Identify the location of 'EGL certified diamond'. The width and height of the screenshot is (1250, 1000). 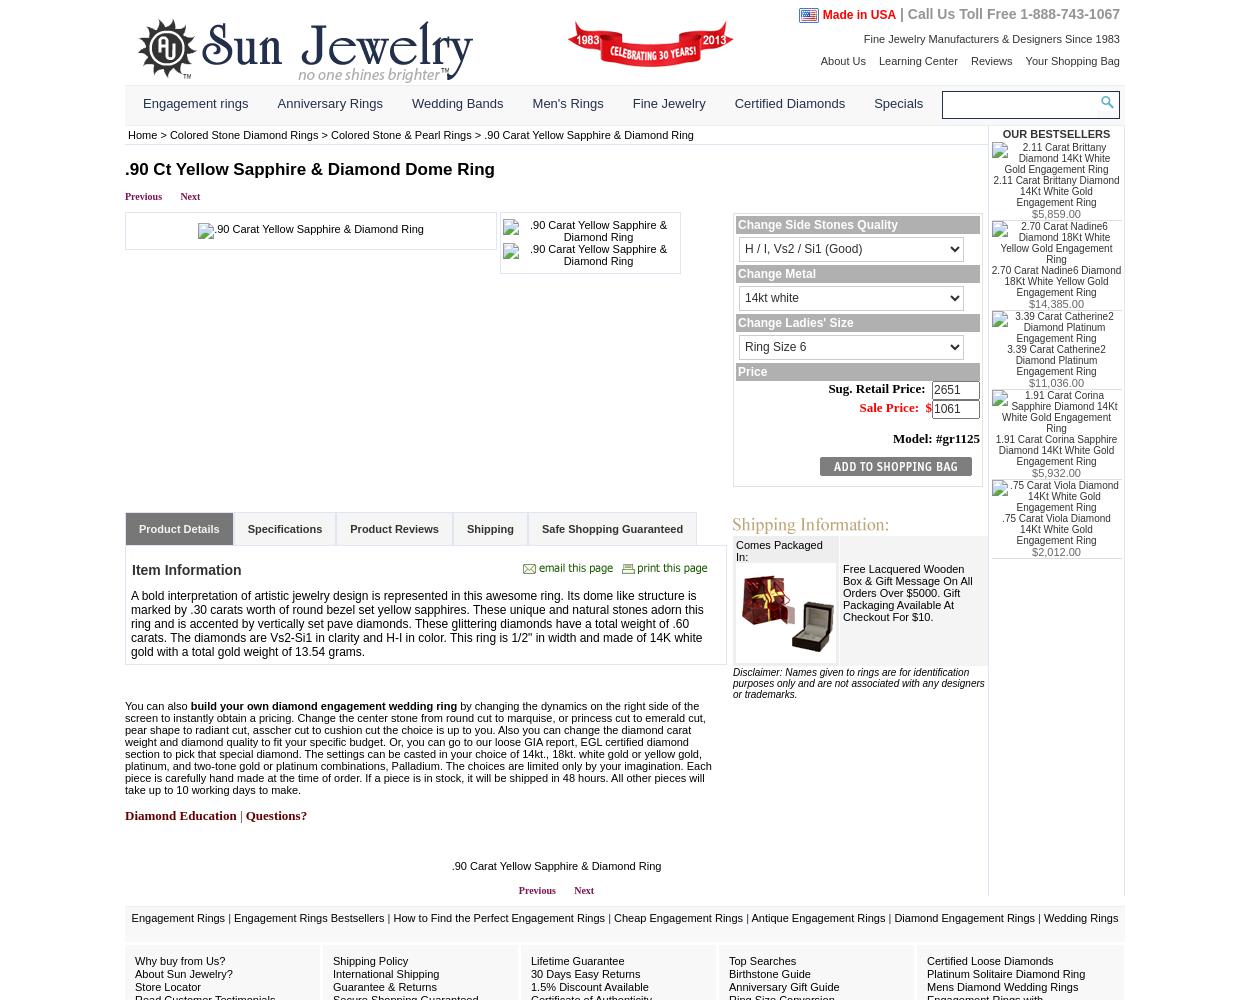
(634, 740).